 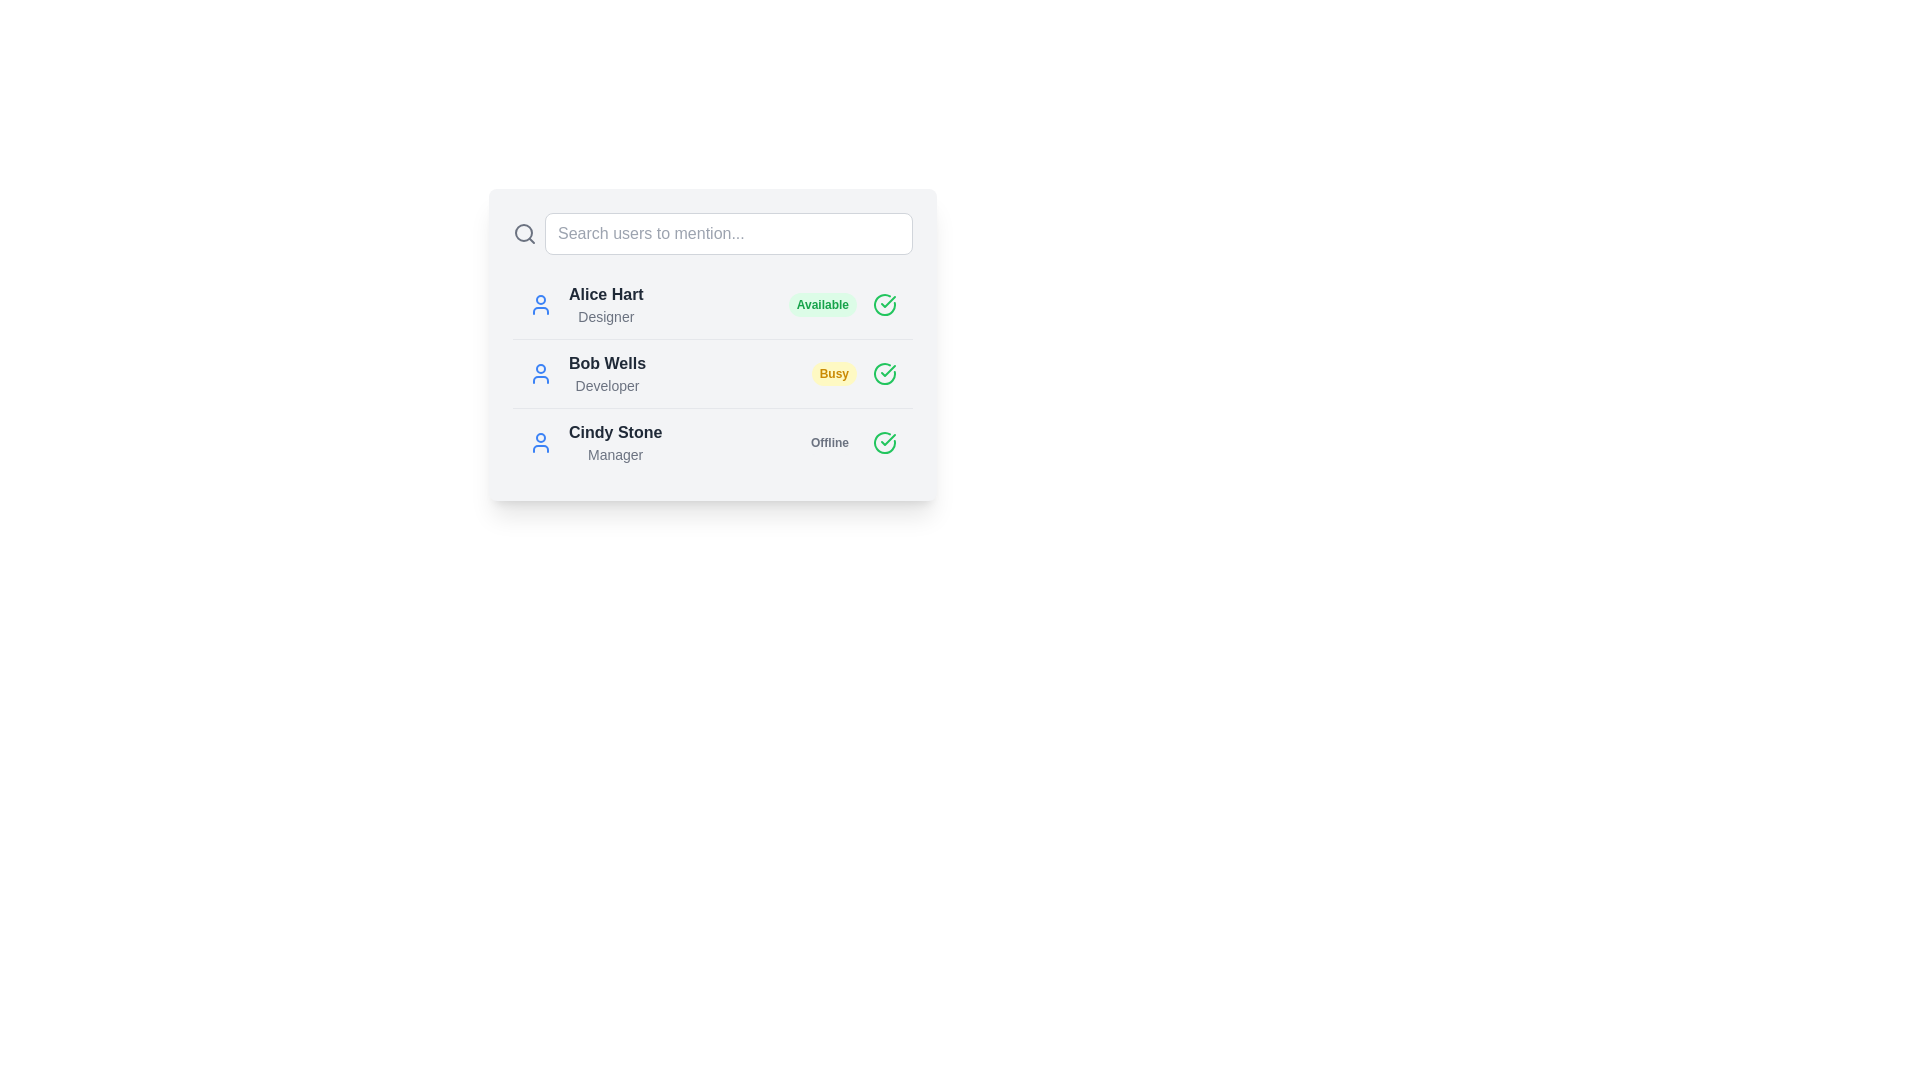 What do you see at coordinates (541, 442) in the screenshot?
I see `the SVG icon depicting a user silhouette associated with 'Cindy Stone' in the user list` at bounding box center [541, 442].